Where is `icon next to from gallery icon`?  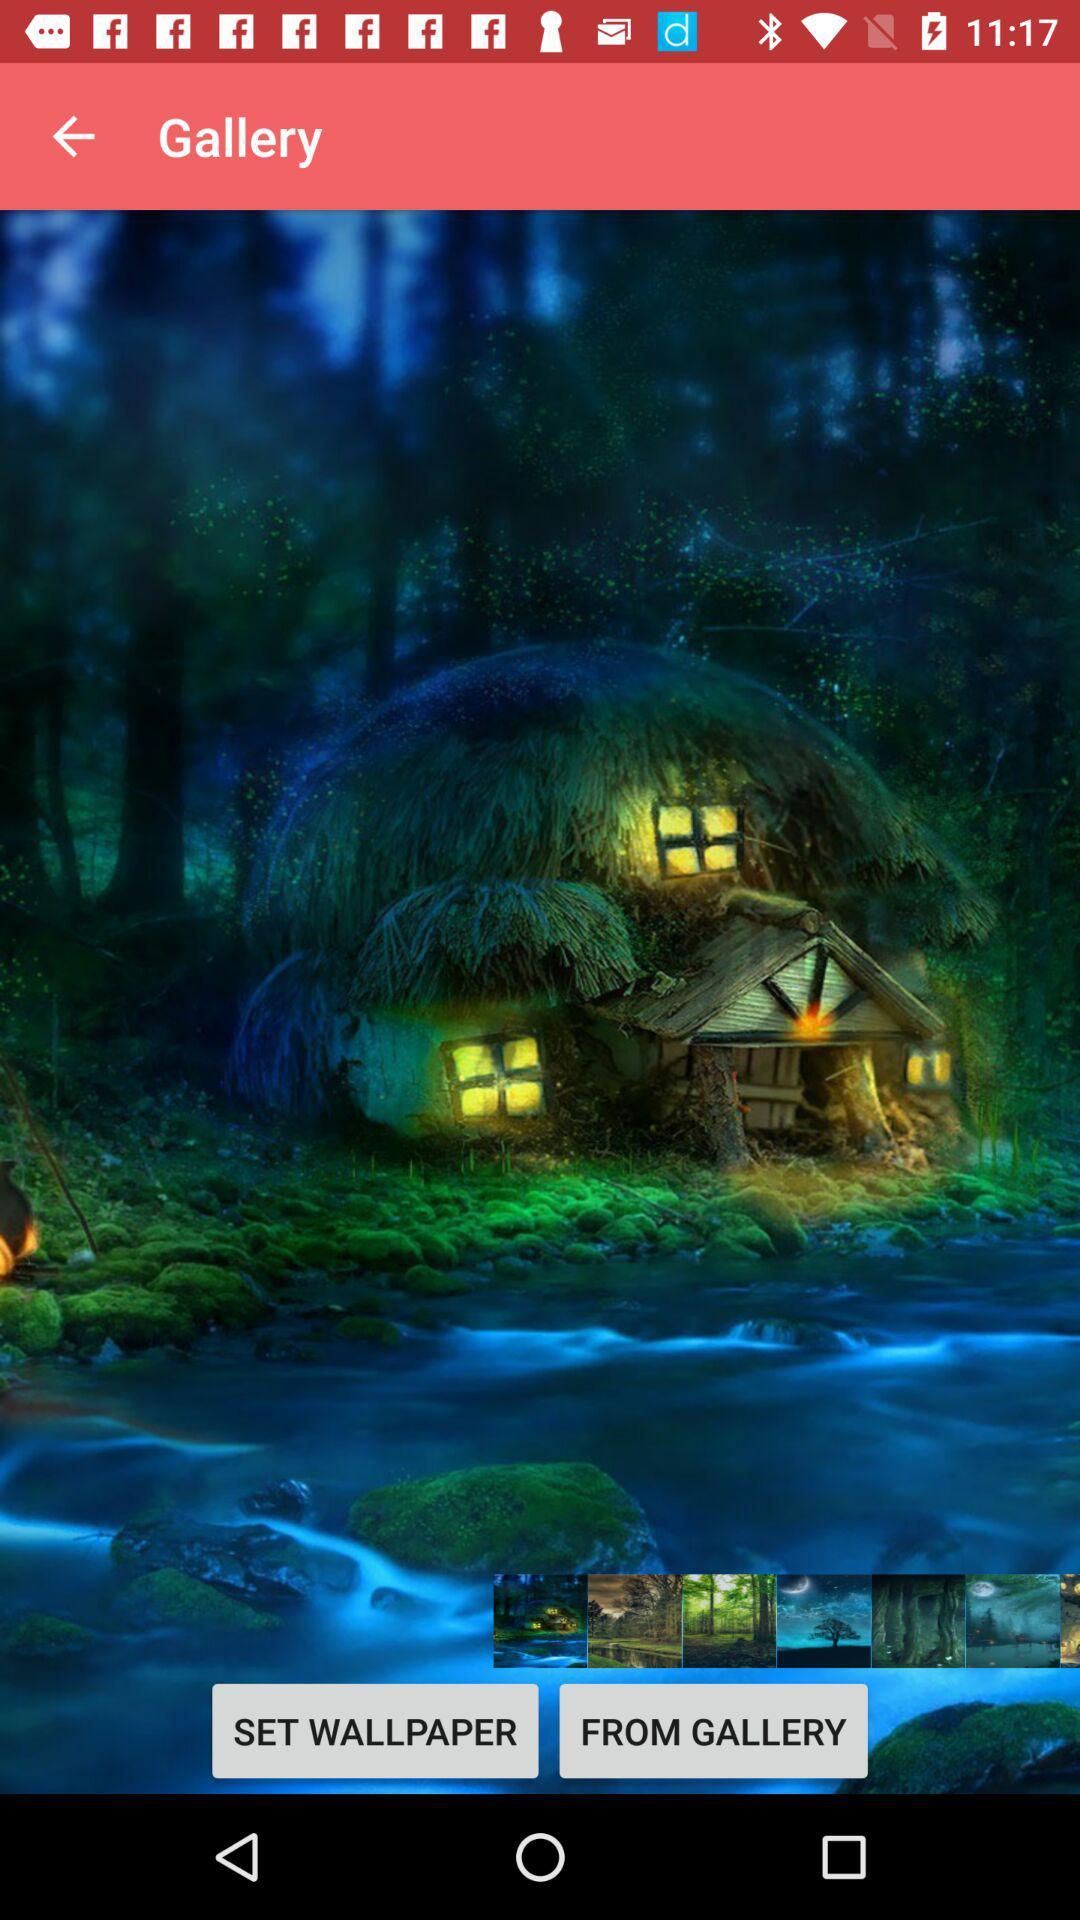
icon next to from gallery icon is located at coordinates (375, 1730).